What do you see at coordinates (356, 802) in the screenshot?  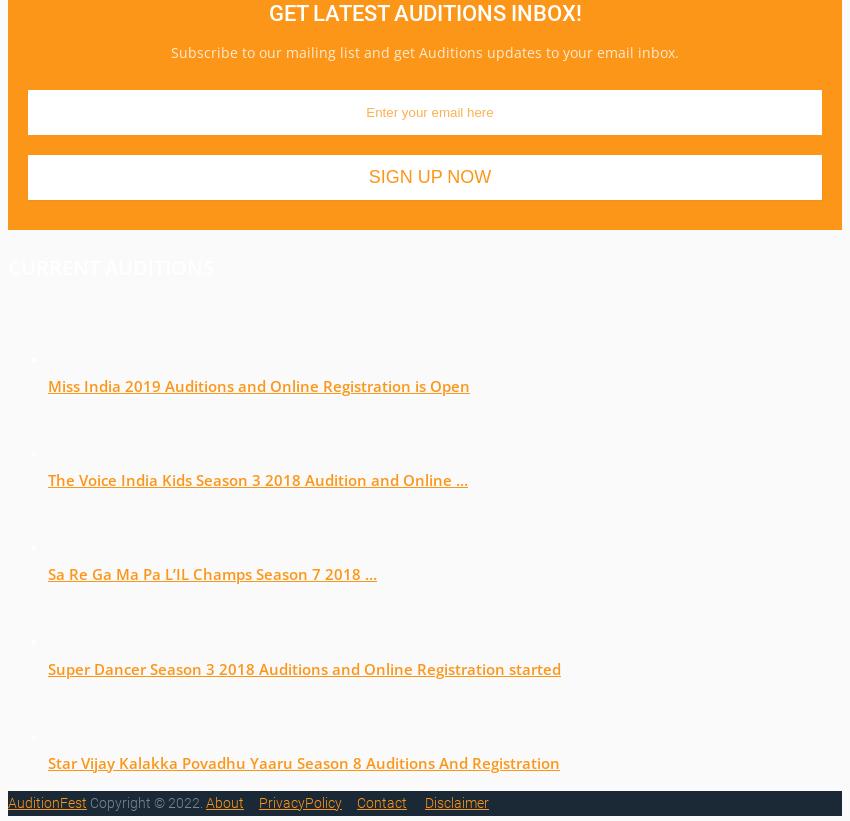 I see `'Contact'` at bounding box center [356, 802].